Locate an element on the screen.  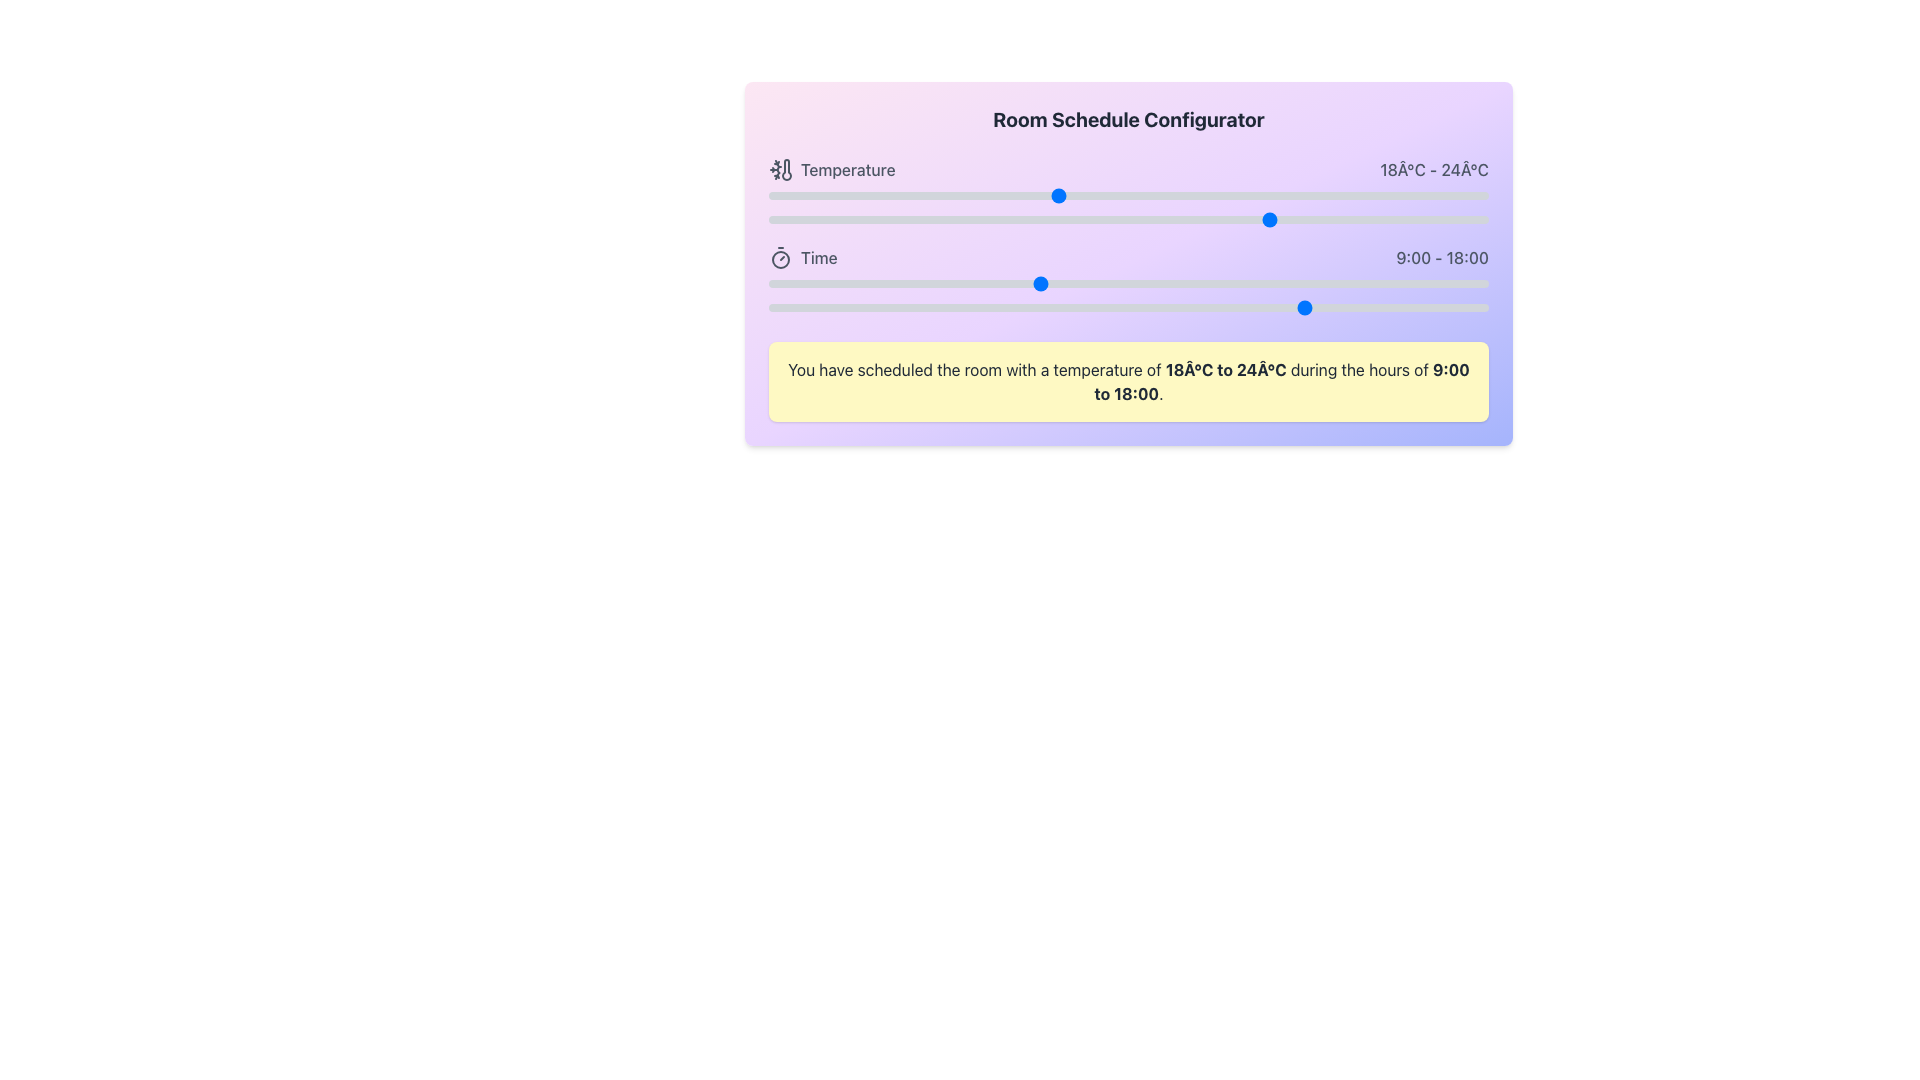
the 'Time' icon, which is positioned to the left of the label 'Time' and below the 'Temperature' section is located at coordinates (780, 257).